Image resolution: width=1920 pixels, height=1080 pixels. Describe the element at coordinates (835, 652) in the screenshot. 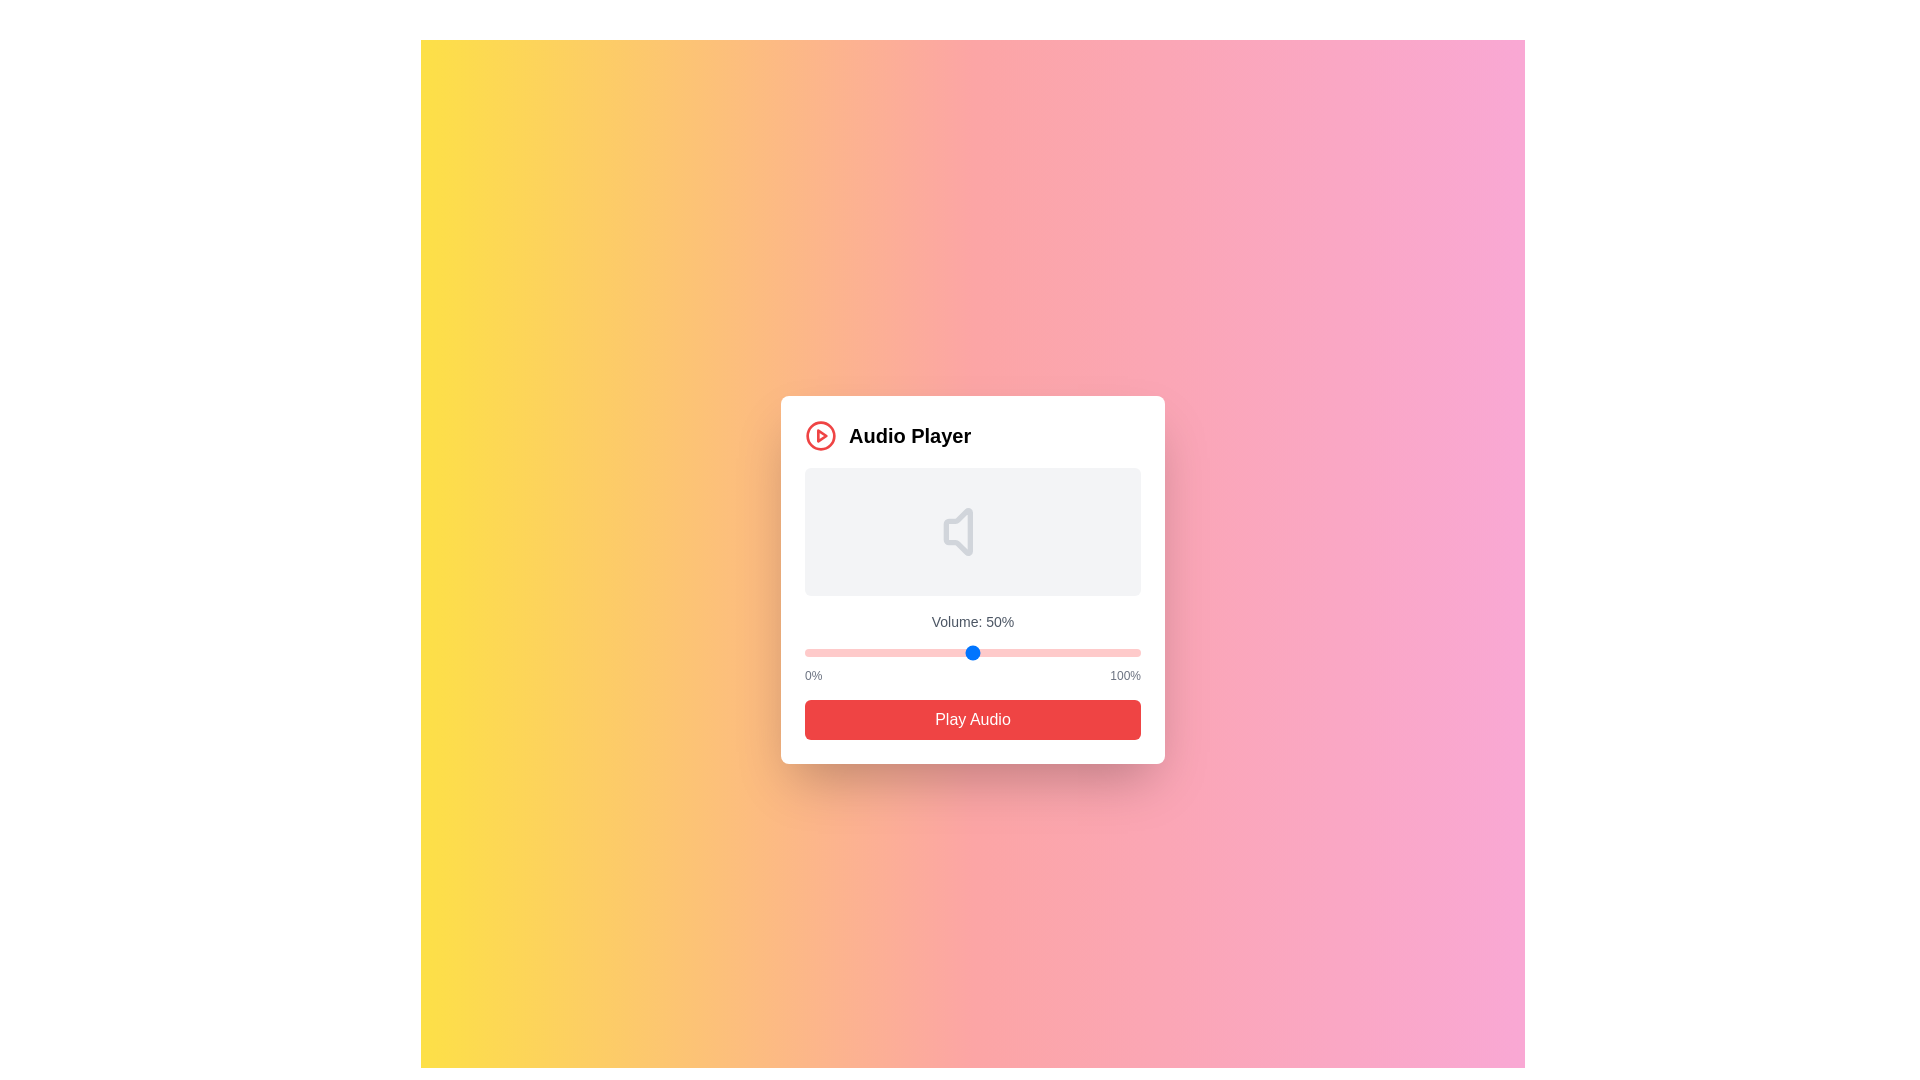

I see `the volume slider to set the volume to 9%` at that location.